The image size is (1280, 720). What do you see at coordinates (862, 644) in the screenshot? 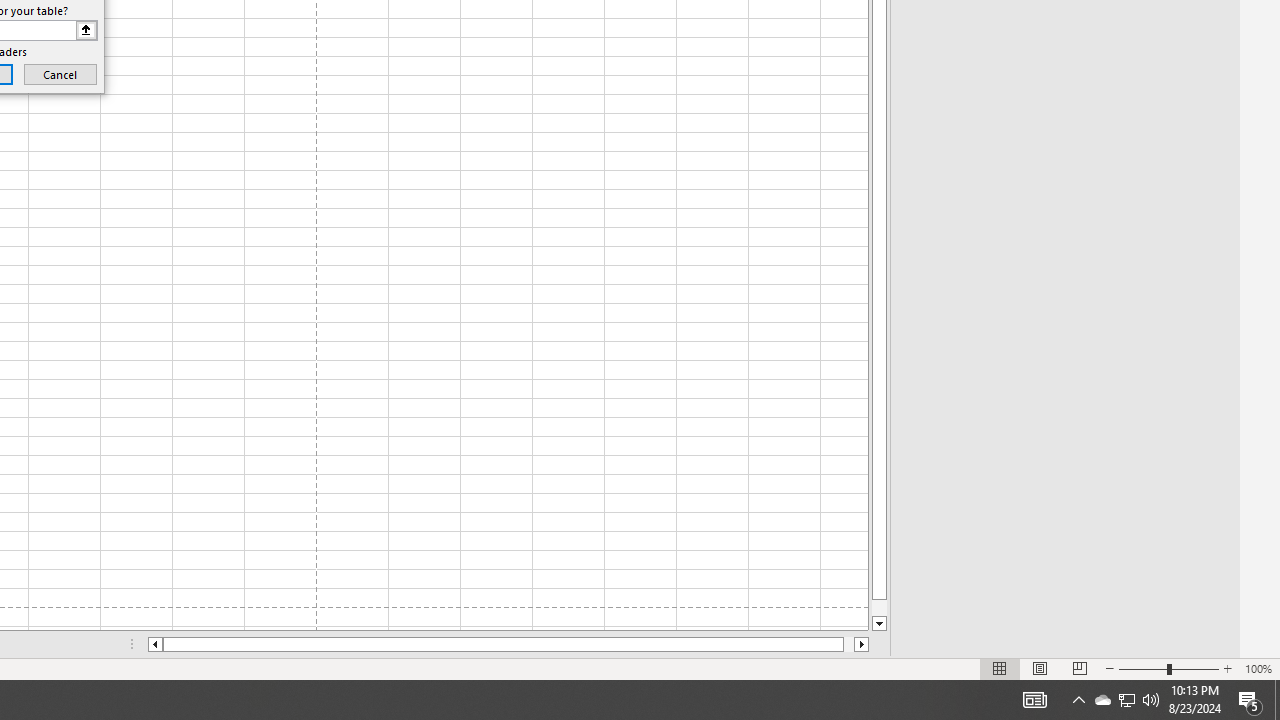
I see `'Column right'` at bounding box center [862, 644].